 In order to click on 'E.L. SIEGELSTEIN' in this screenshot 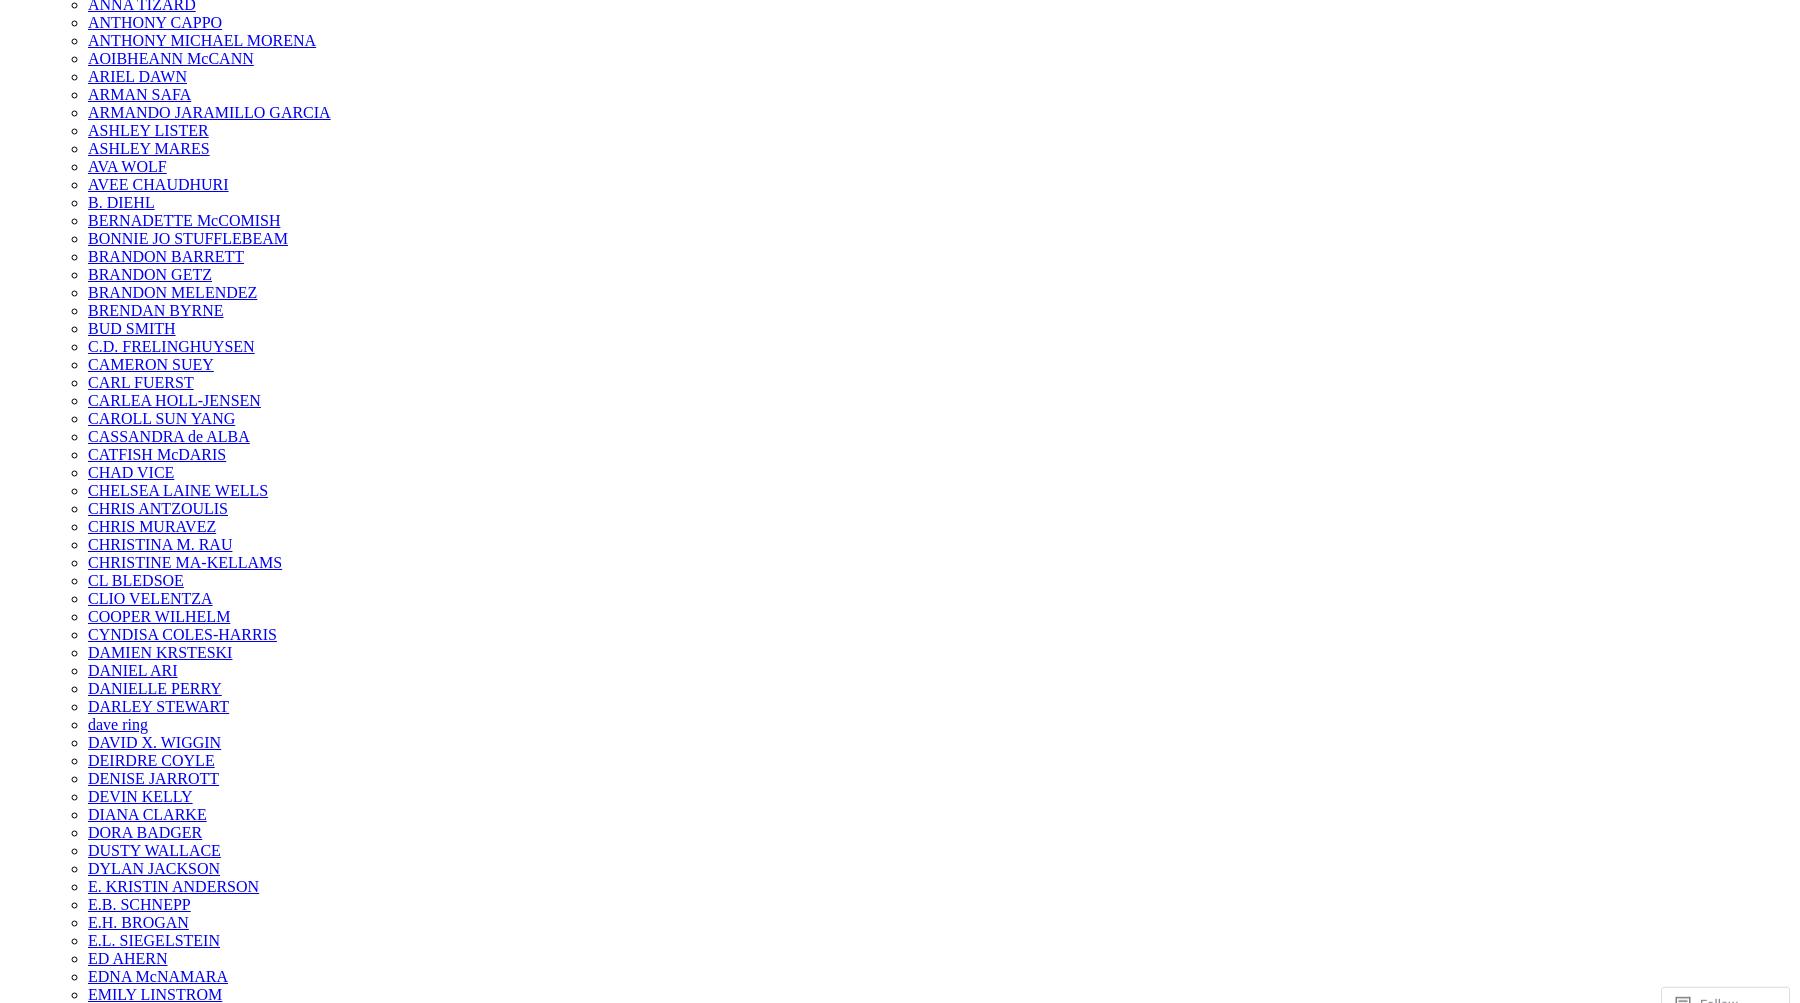, I will do `click(87, 939)`.